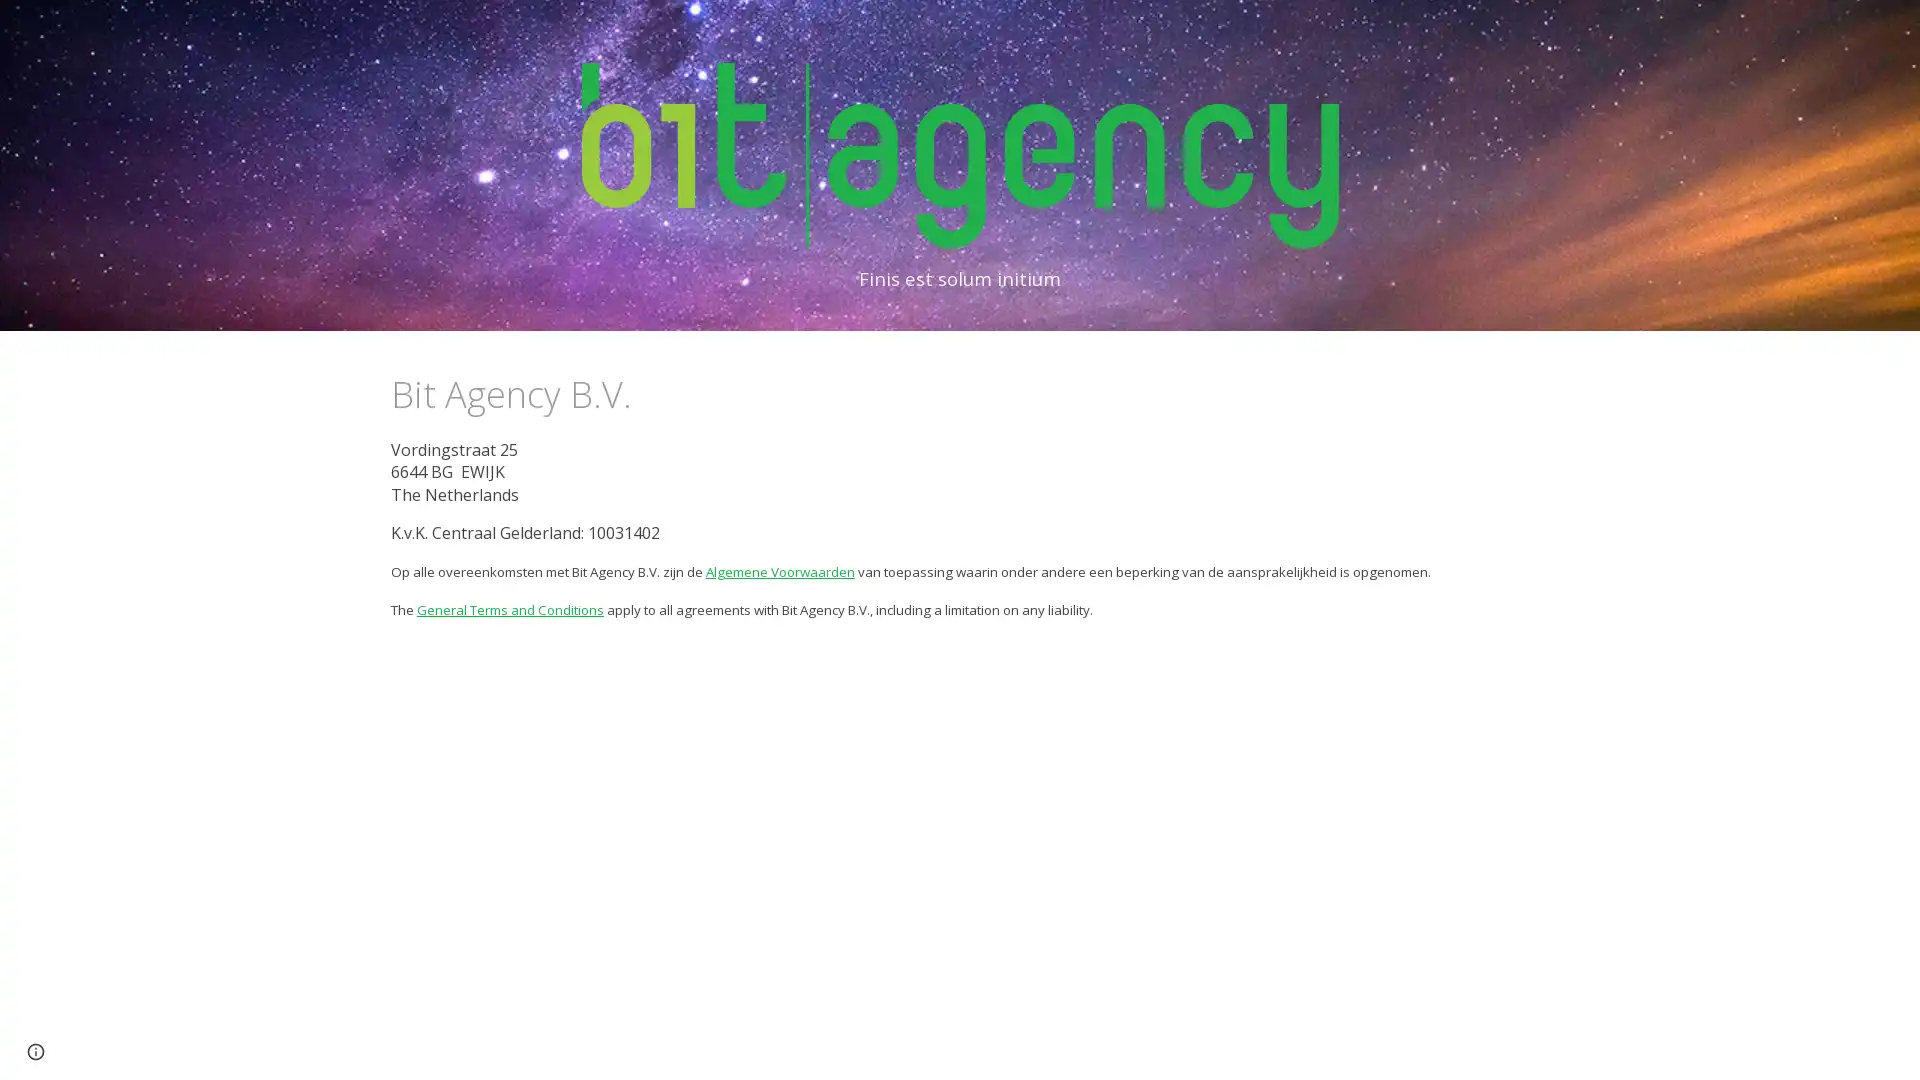 This screenshot has height=1080, width=1920. What do you see at coordinates (787, 37) in the screenshot?
I see `Skip to main content` at bounding box center [787, 37].